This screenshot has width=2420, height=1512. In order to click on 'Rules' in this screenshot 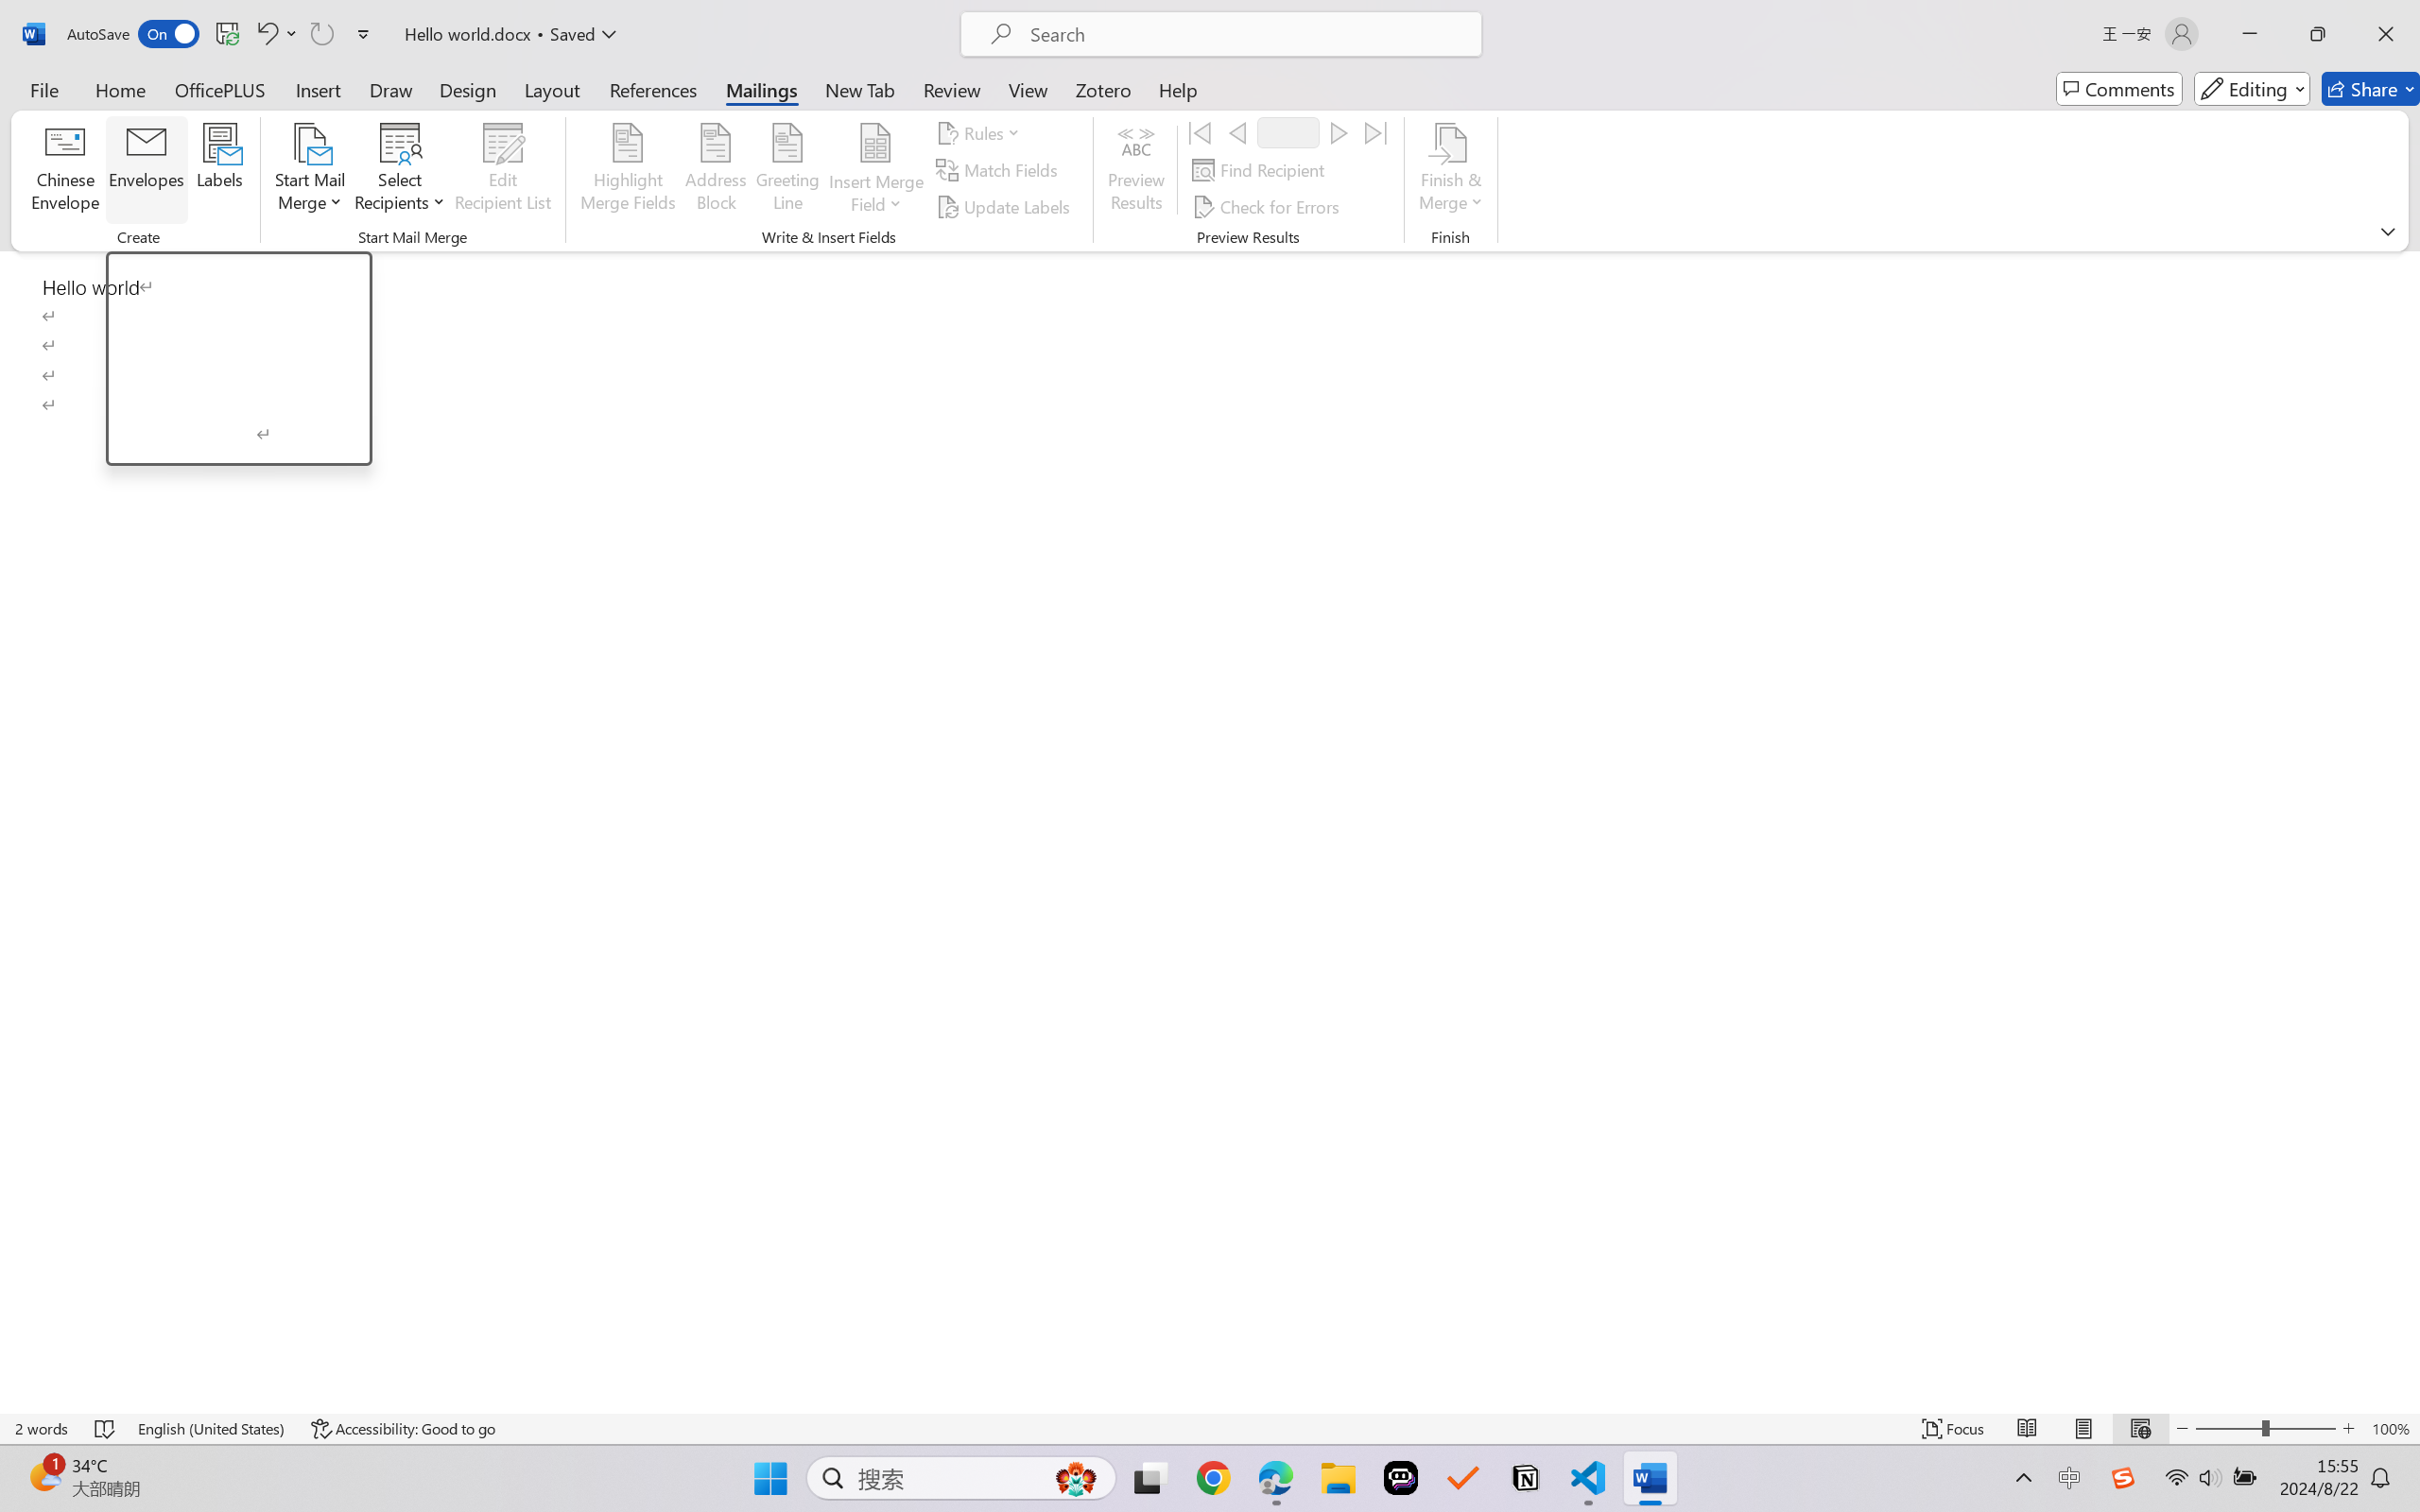, I will do `click(980, 131)`.